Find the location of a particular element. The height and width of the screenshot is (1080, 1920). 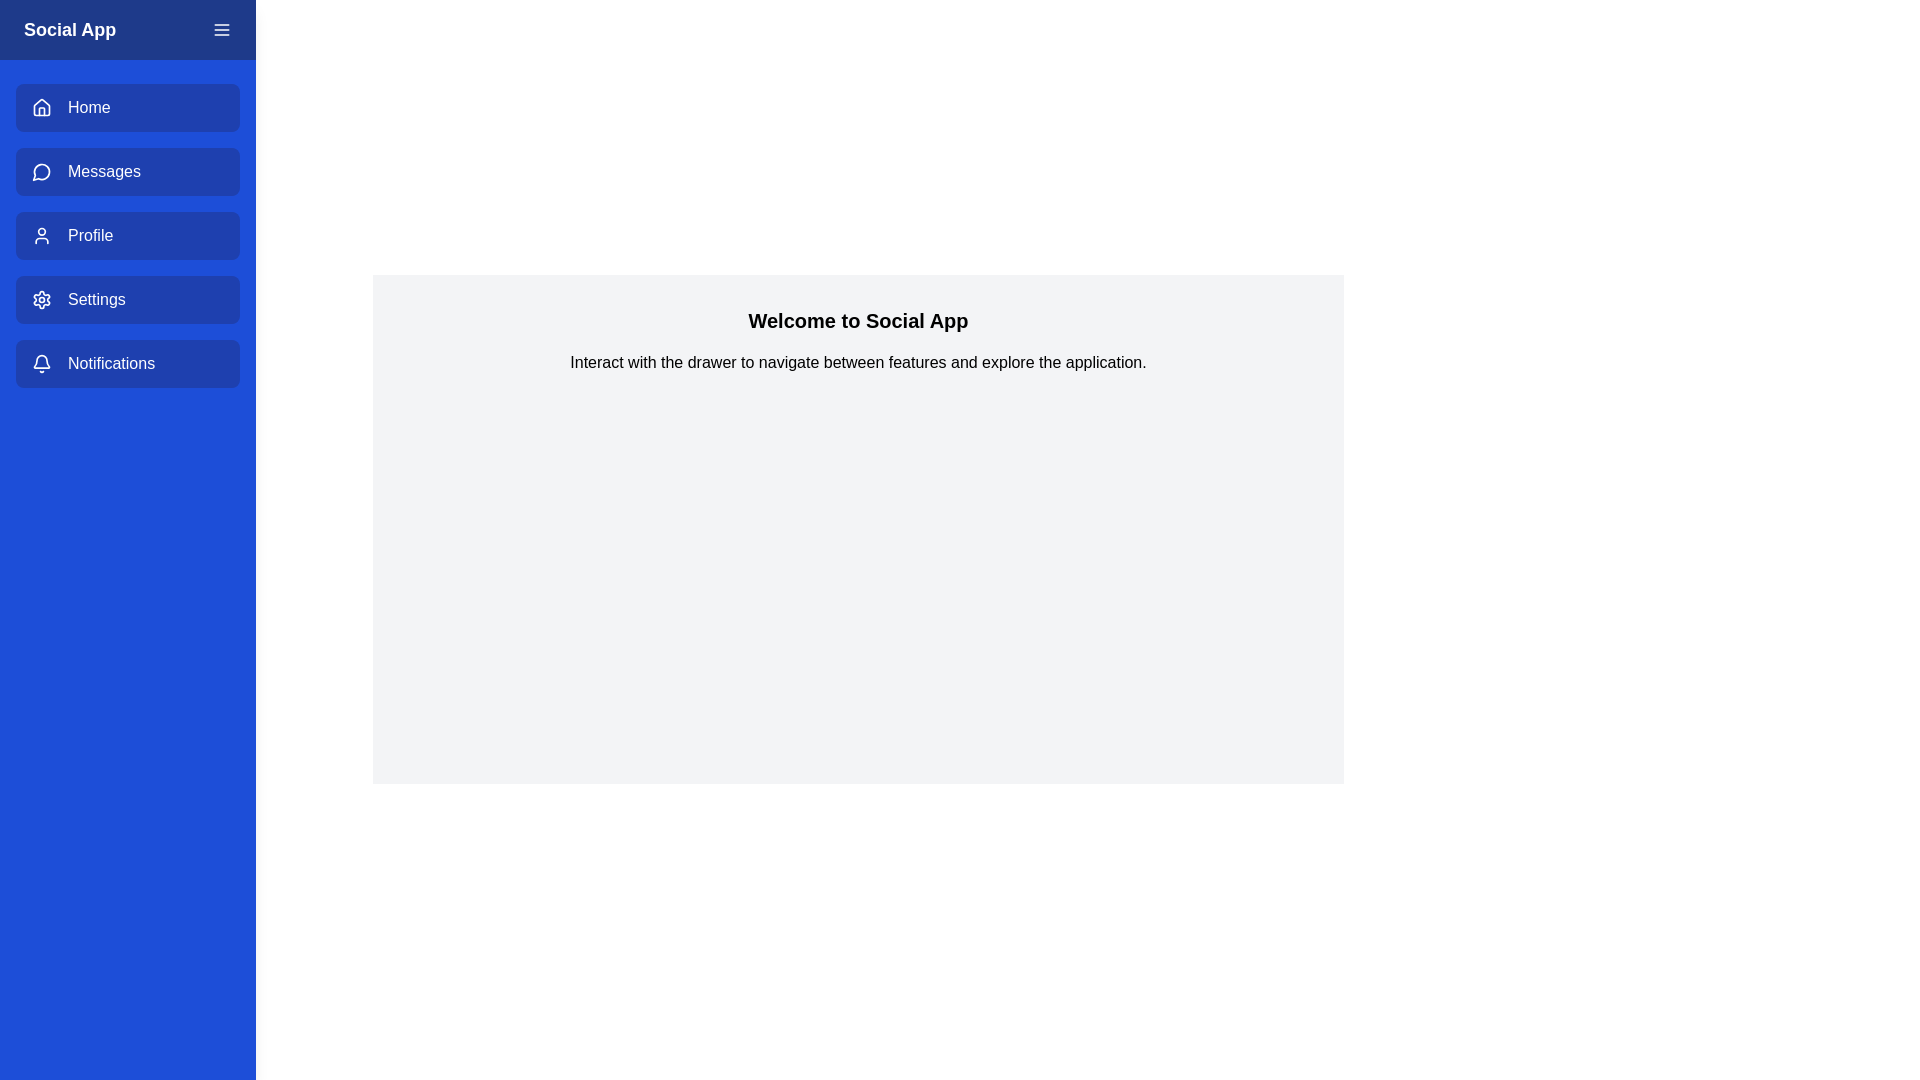

the menu item Profile to navigate to the respective section is located at coordinates (127, 234).